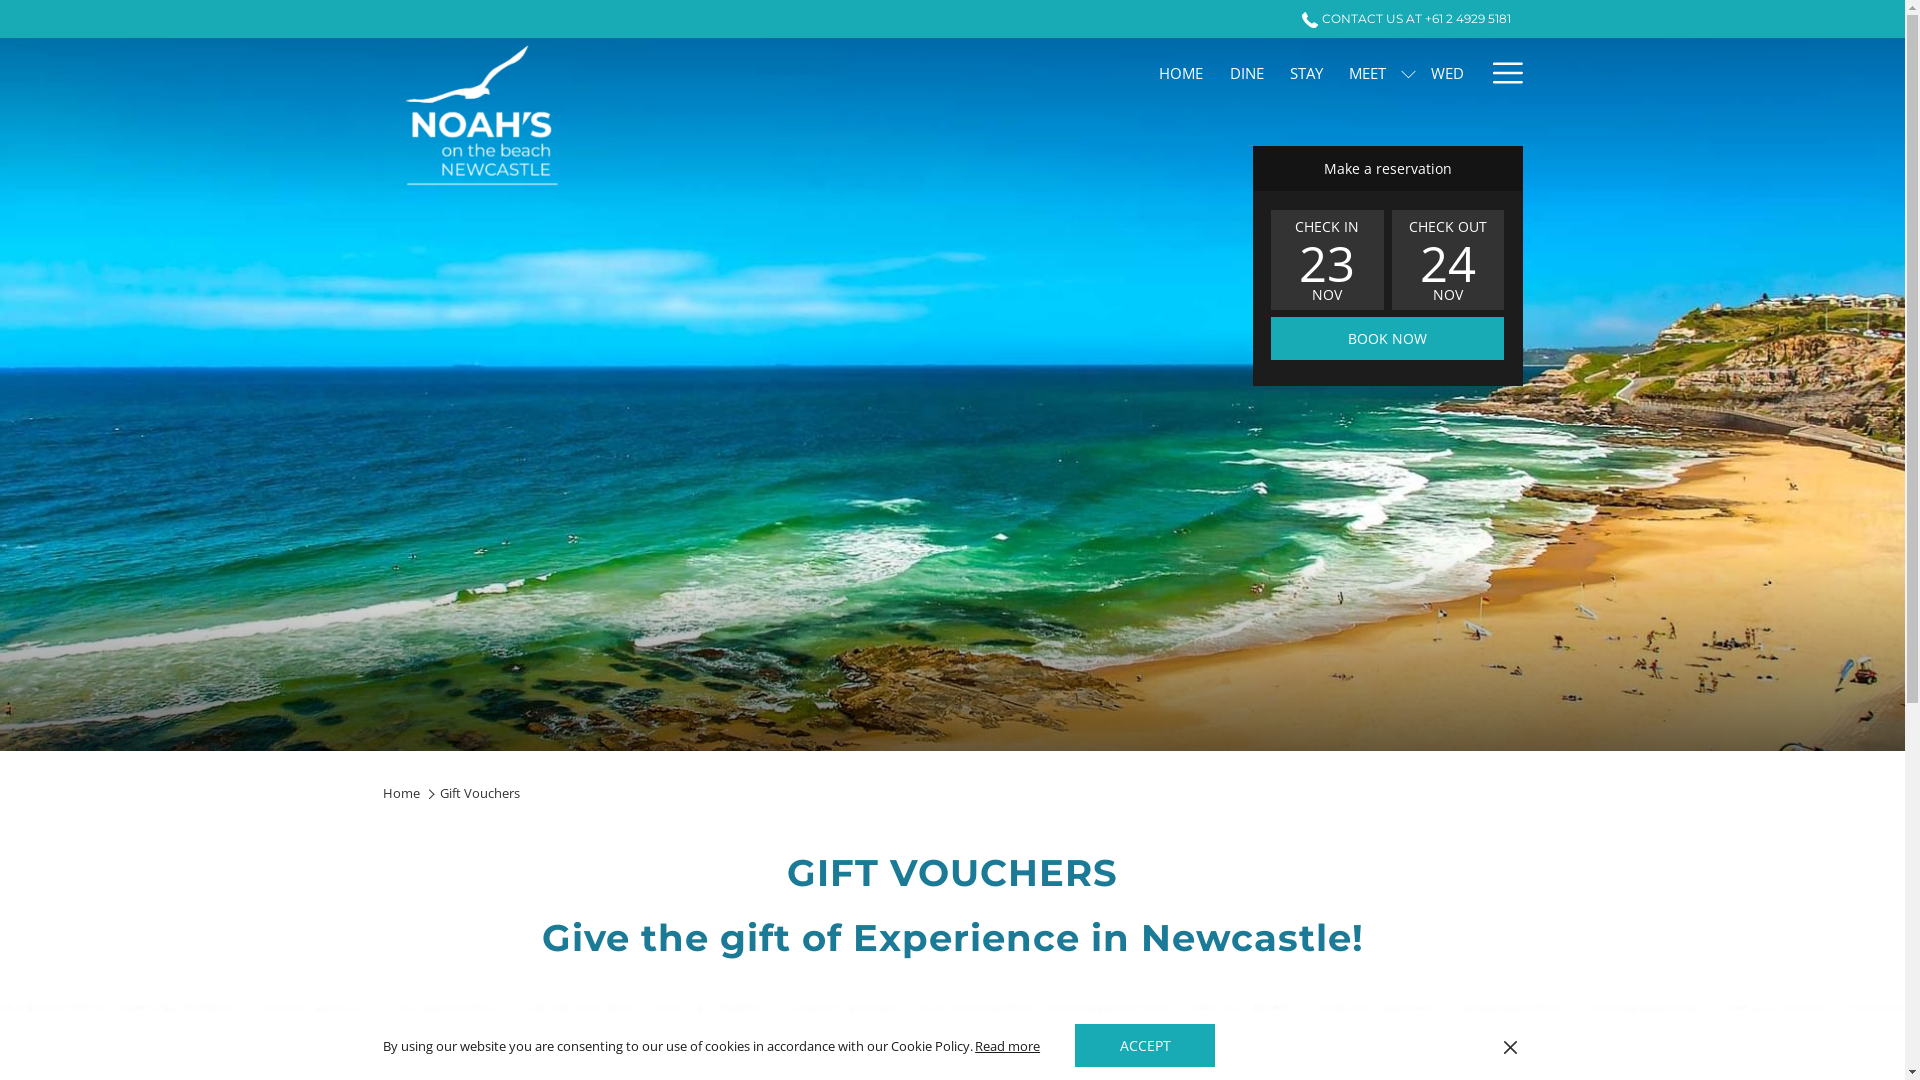 This screenshot has height=1080, width=1920. I want to click on 'WED', so click(1416, 71).